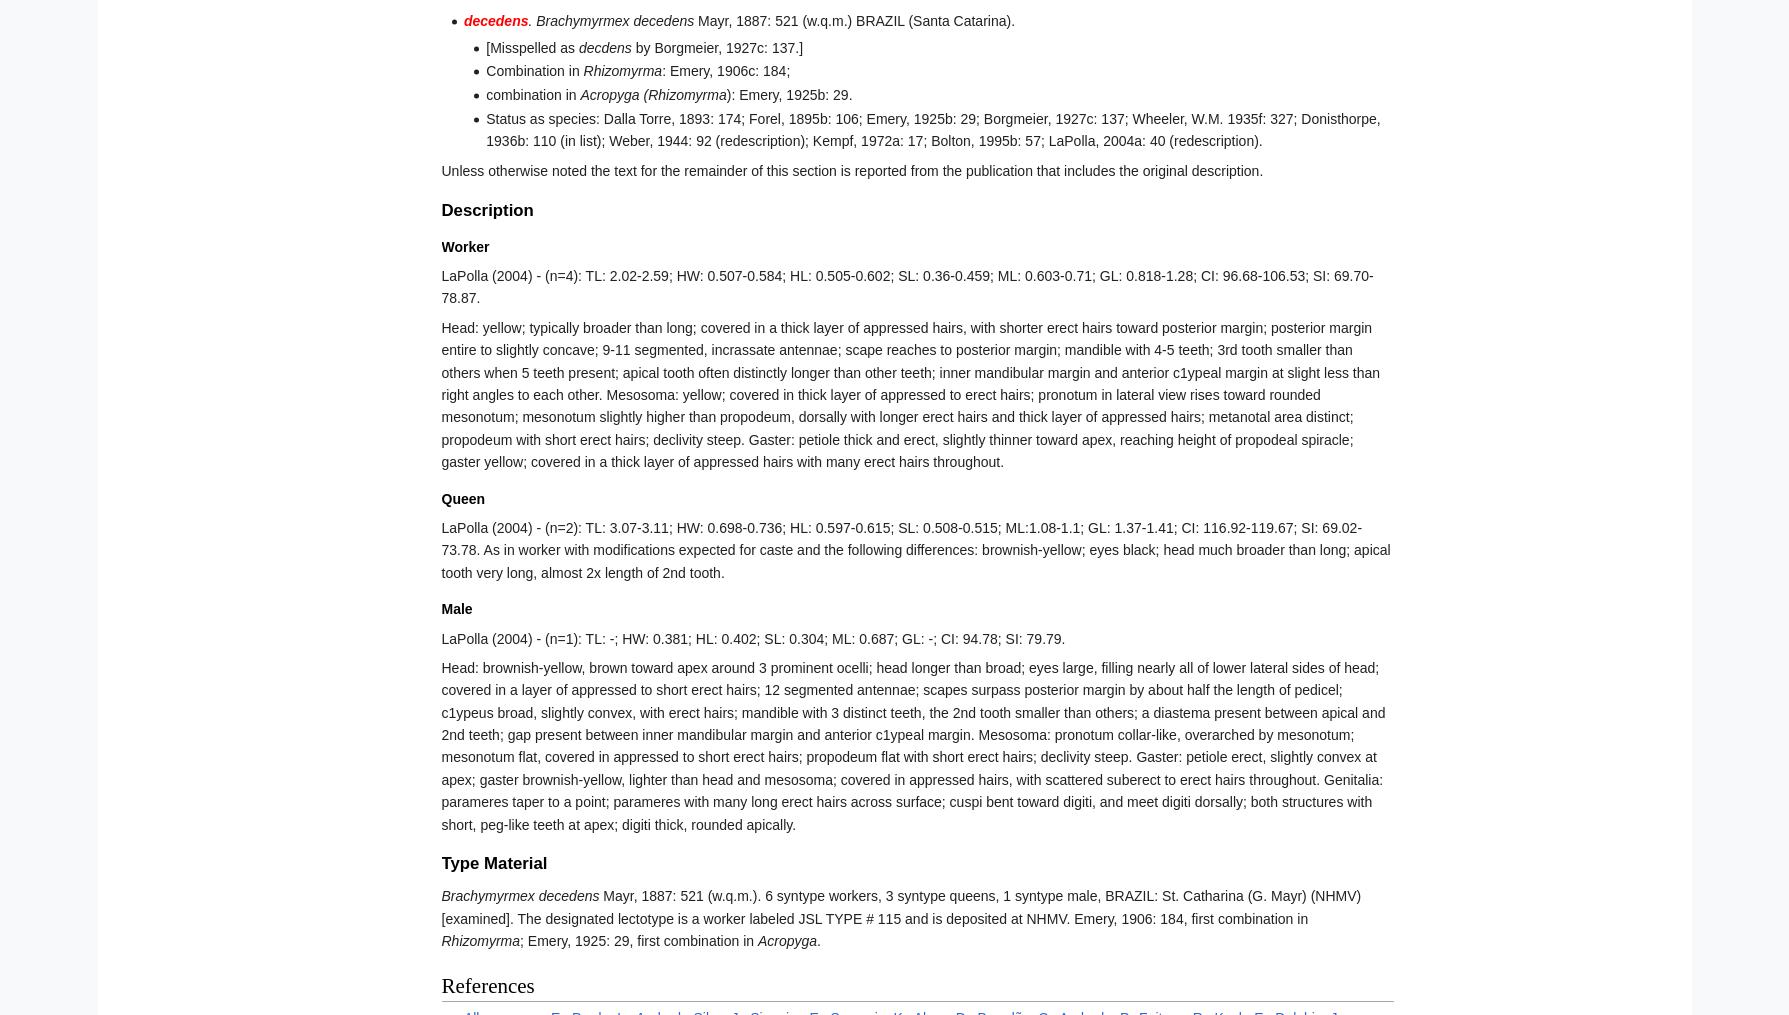 Image resolution: width=1789 pixels, height=1015 pixels. Describe the element at coordinates (786, 940) in the screenshot. I see `'Acropyga'` at that location.